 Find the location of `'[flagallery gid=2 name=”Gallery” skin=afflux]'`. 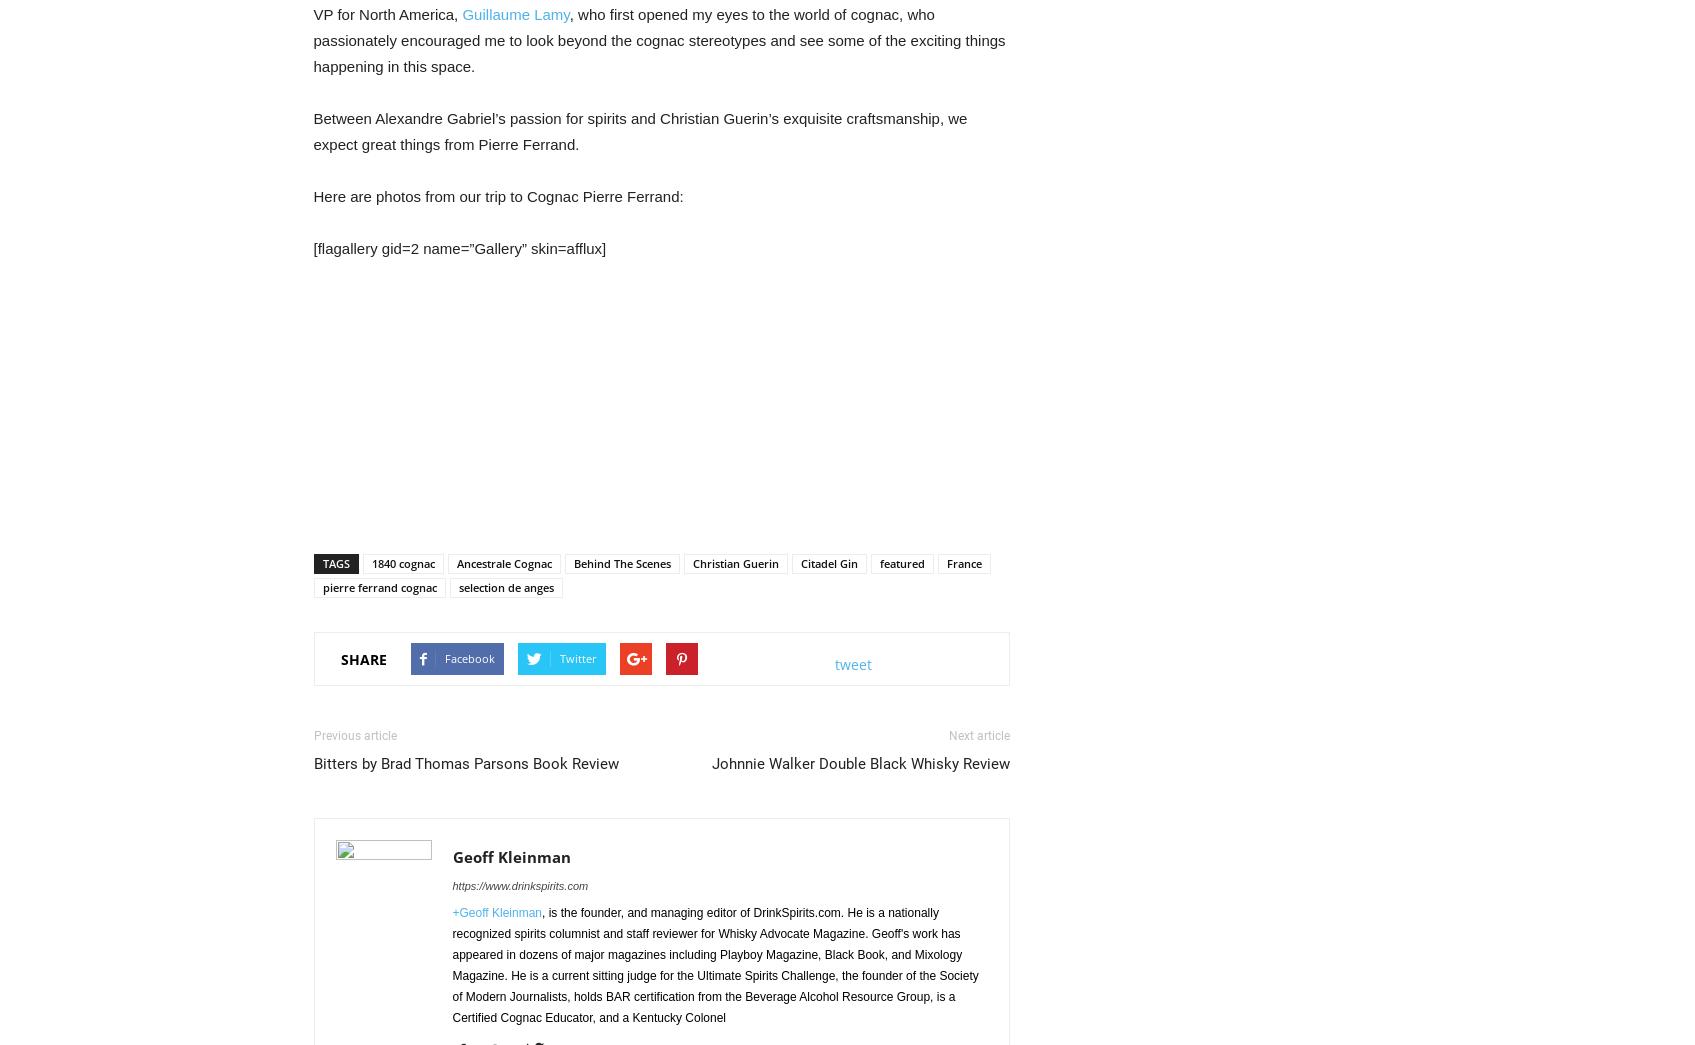

'[flagallery gid=2 name=”Gallery” skin=afflux]' is located at coordinates (458, 247).